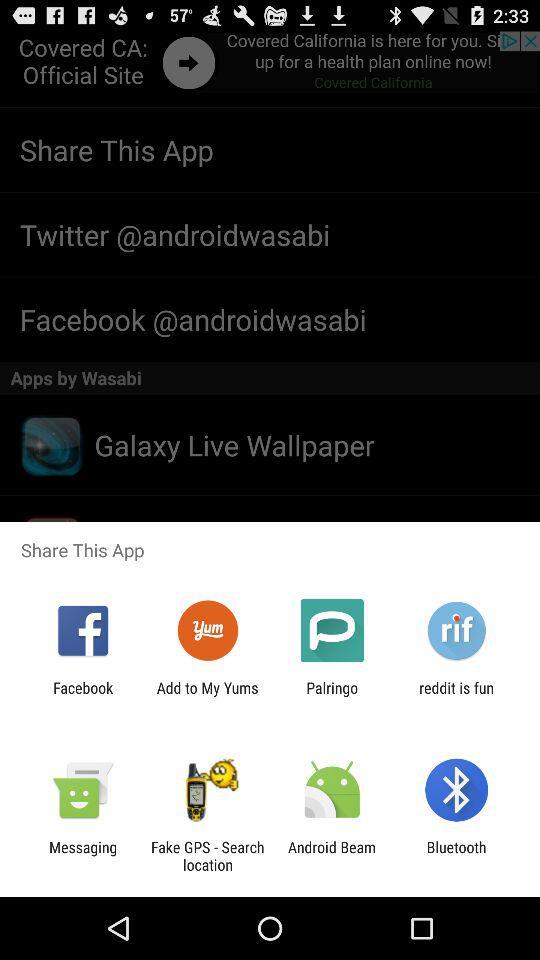  I want to click on the app to the right of the facebook item, so click(206, 696).